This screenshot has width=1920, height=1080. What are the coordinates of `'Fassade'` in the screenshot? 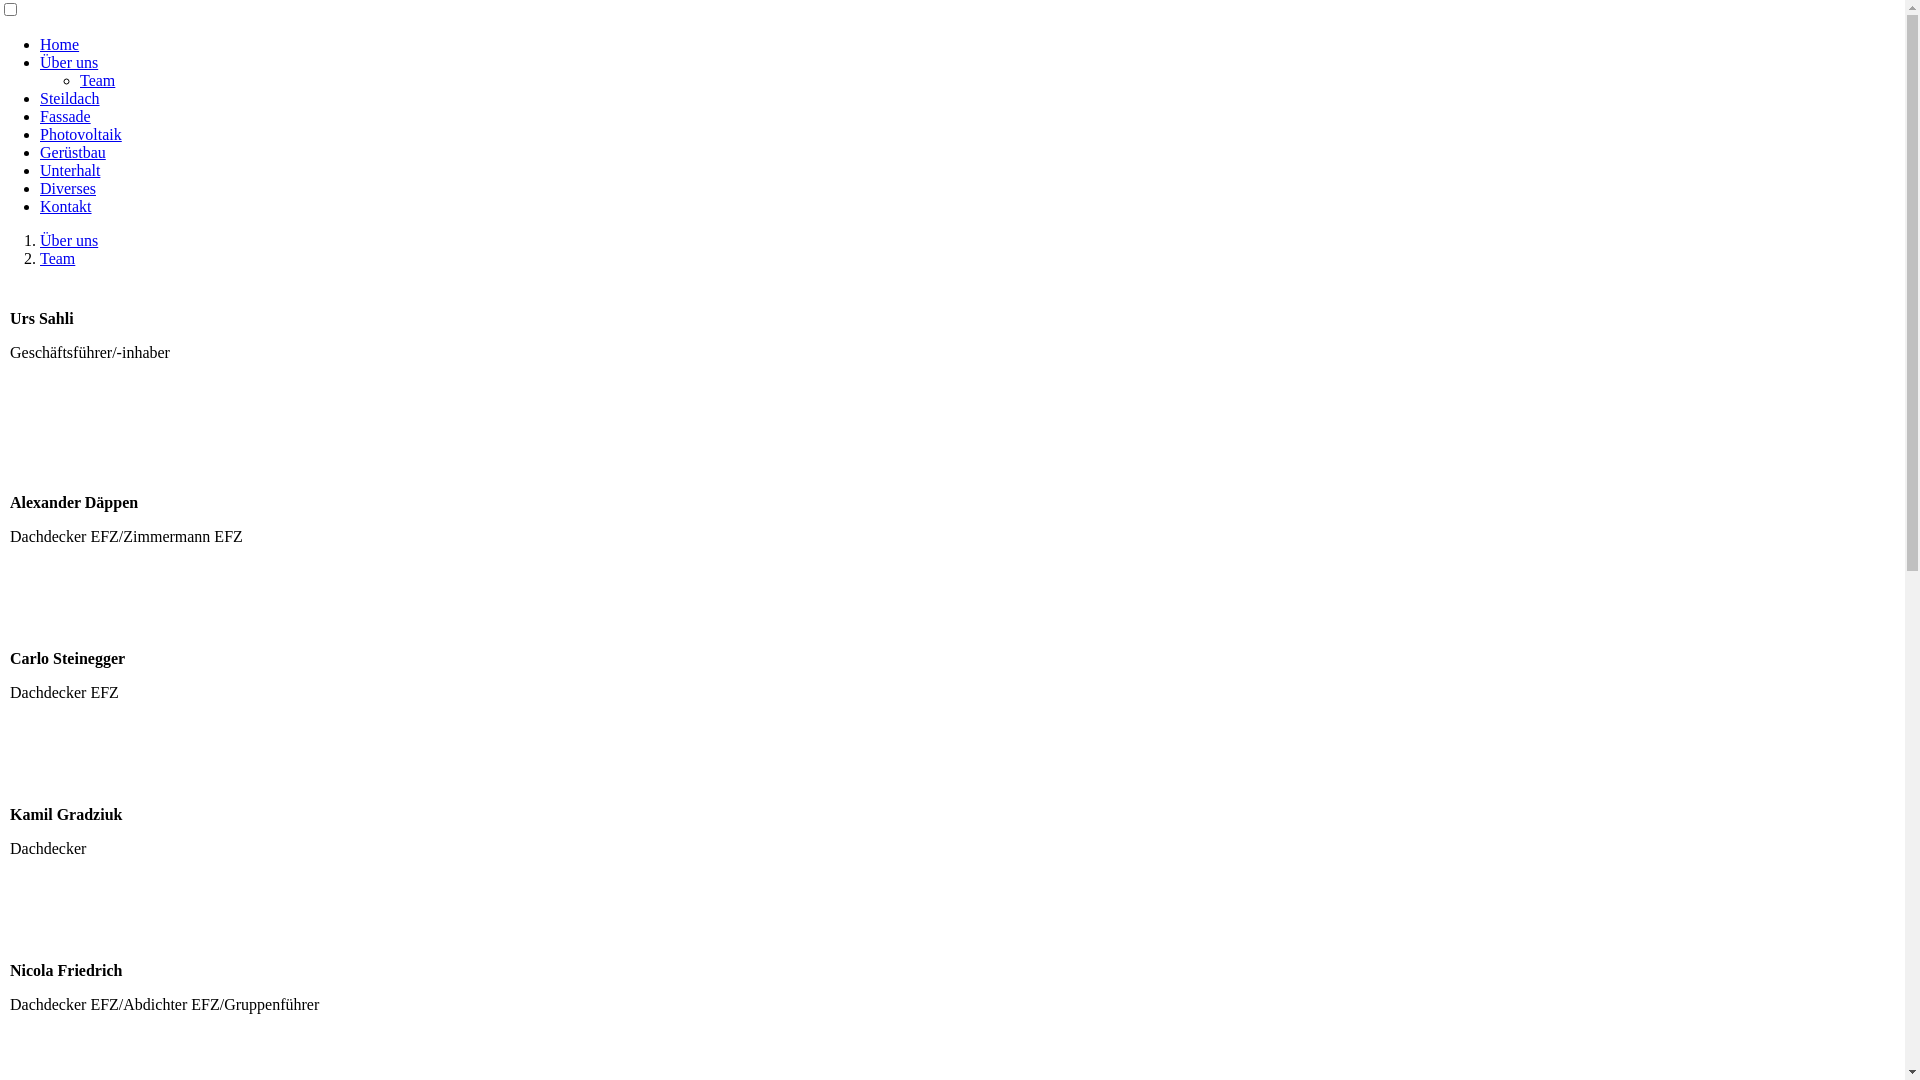 It's located at (65, 116).